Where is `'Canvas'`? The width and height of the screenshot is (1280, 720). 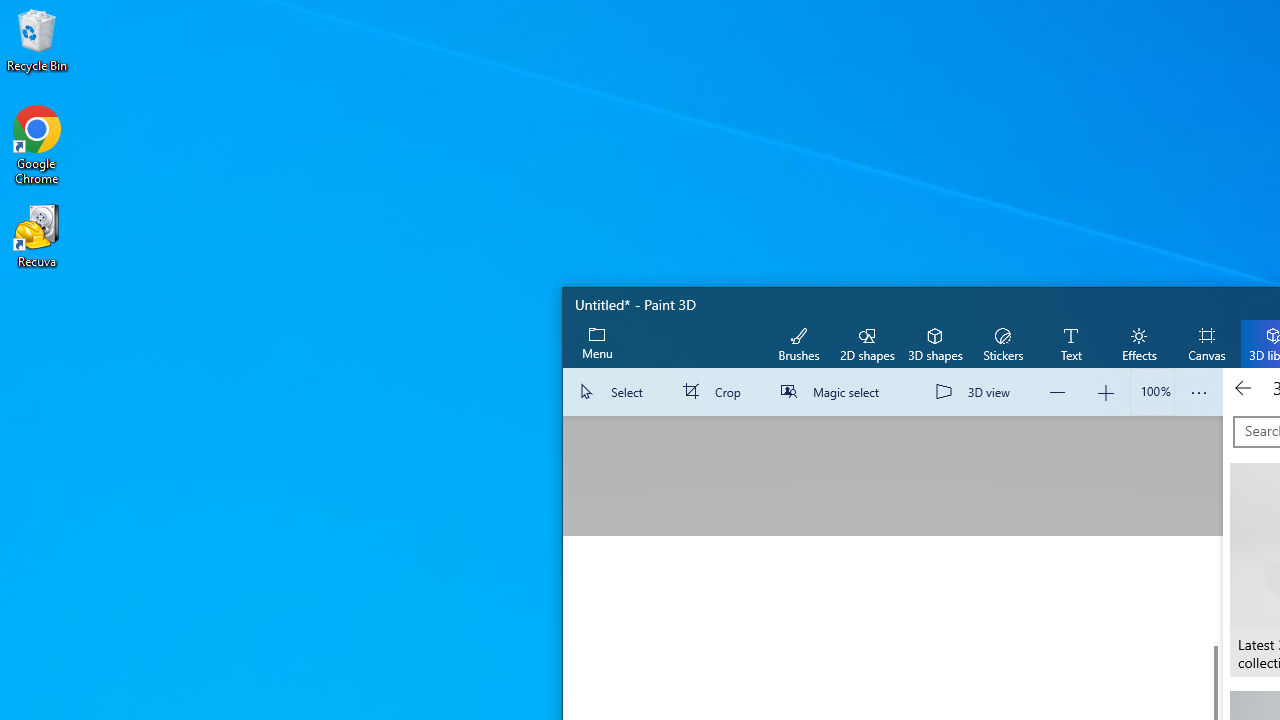
'Canvas' is located at coordinates (1206, 342).